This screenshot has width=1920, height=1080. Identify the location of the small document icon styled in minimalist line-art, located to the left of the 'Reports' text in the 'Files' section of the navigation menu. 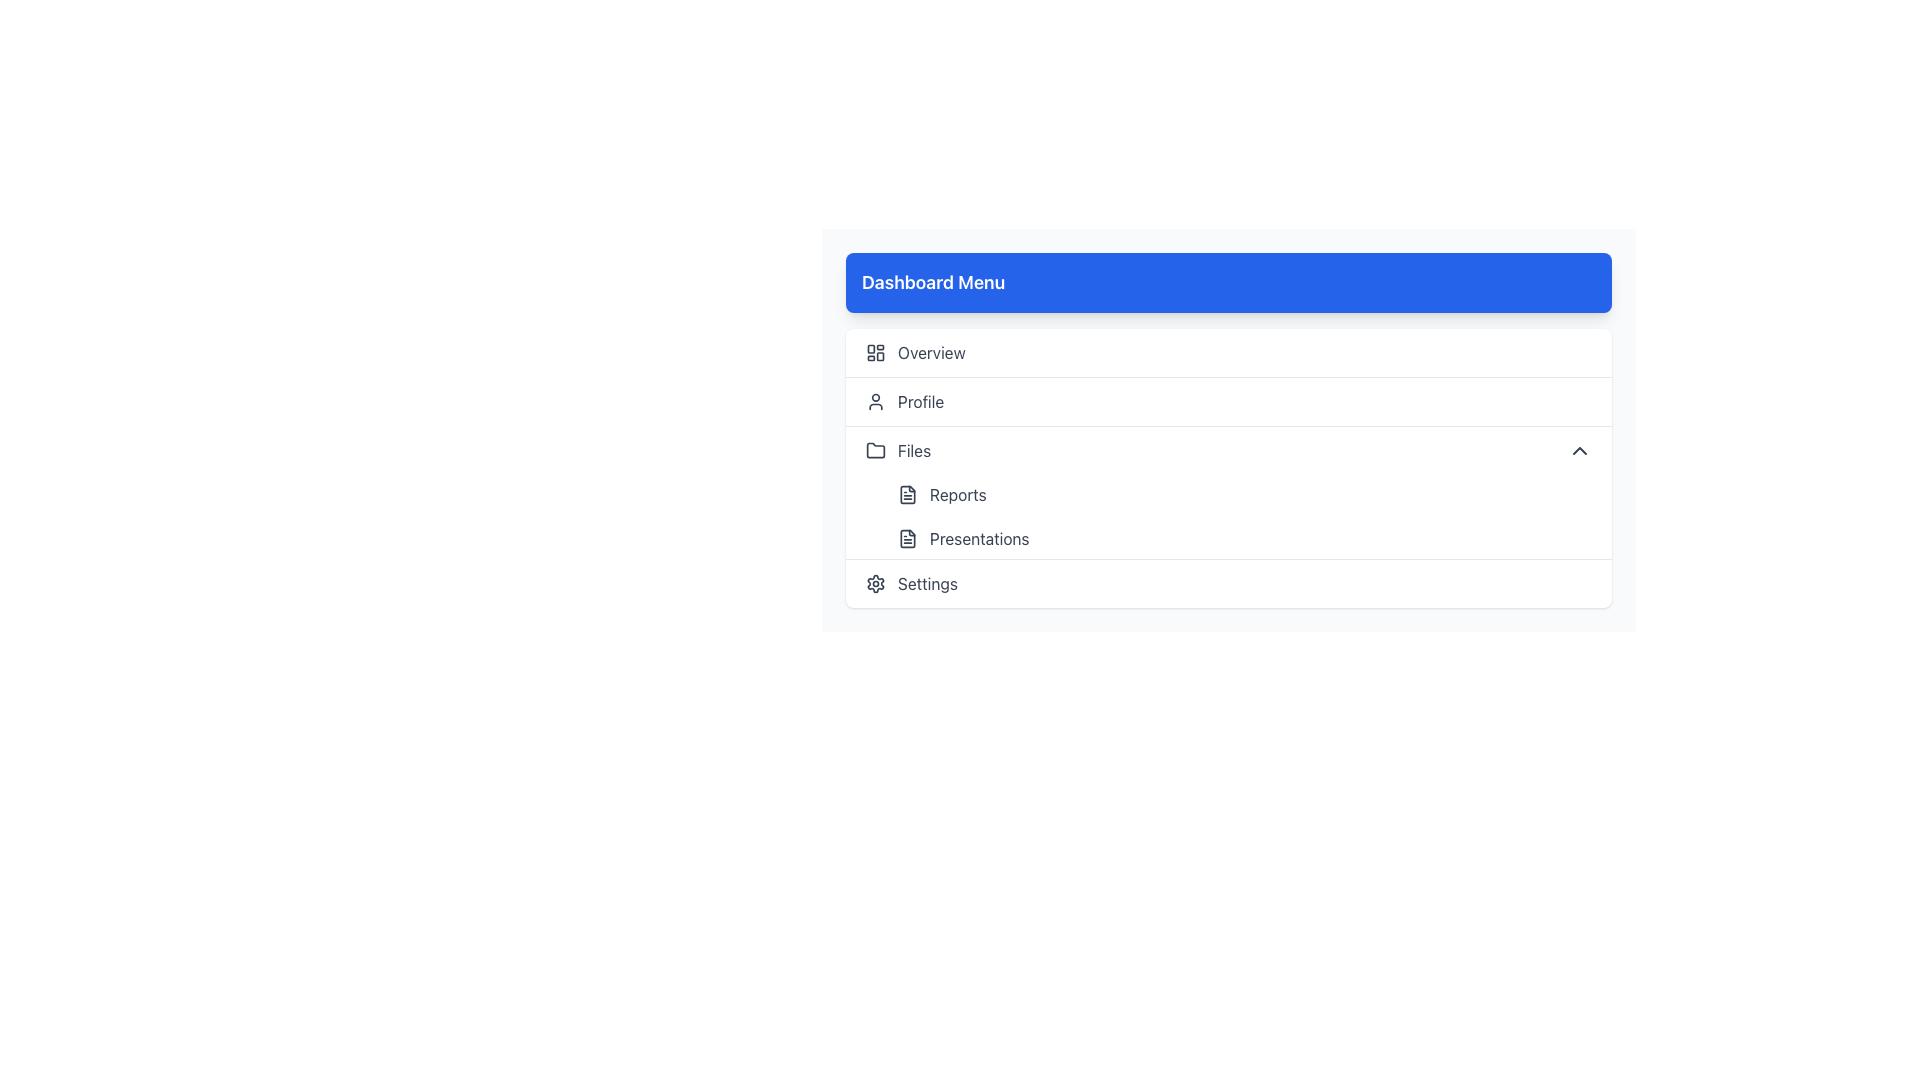
(906, 494).